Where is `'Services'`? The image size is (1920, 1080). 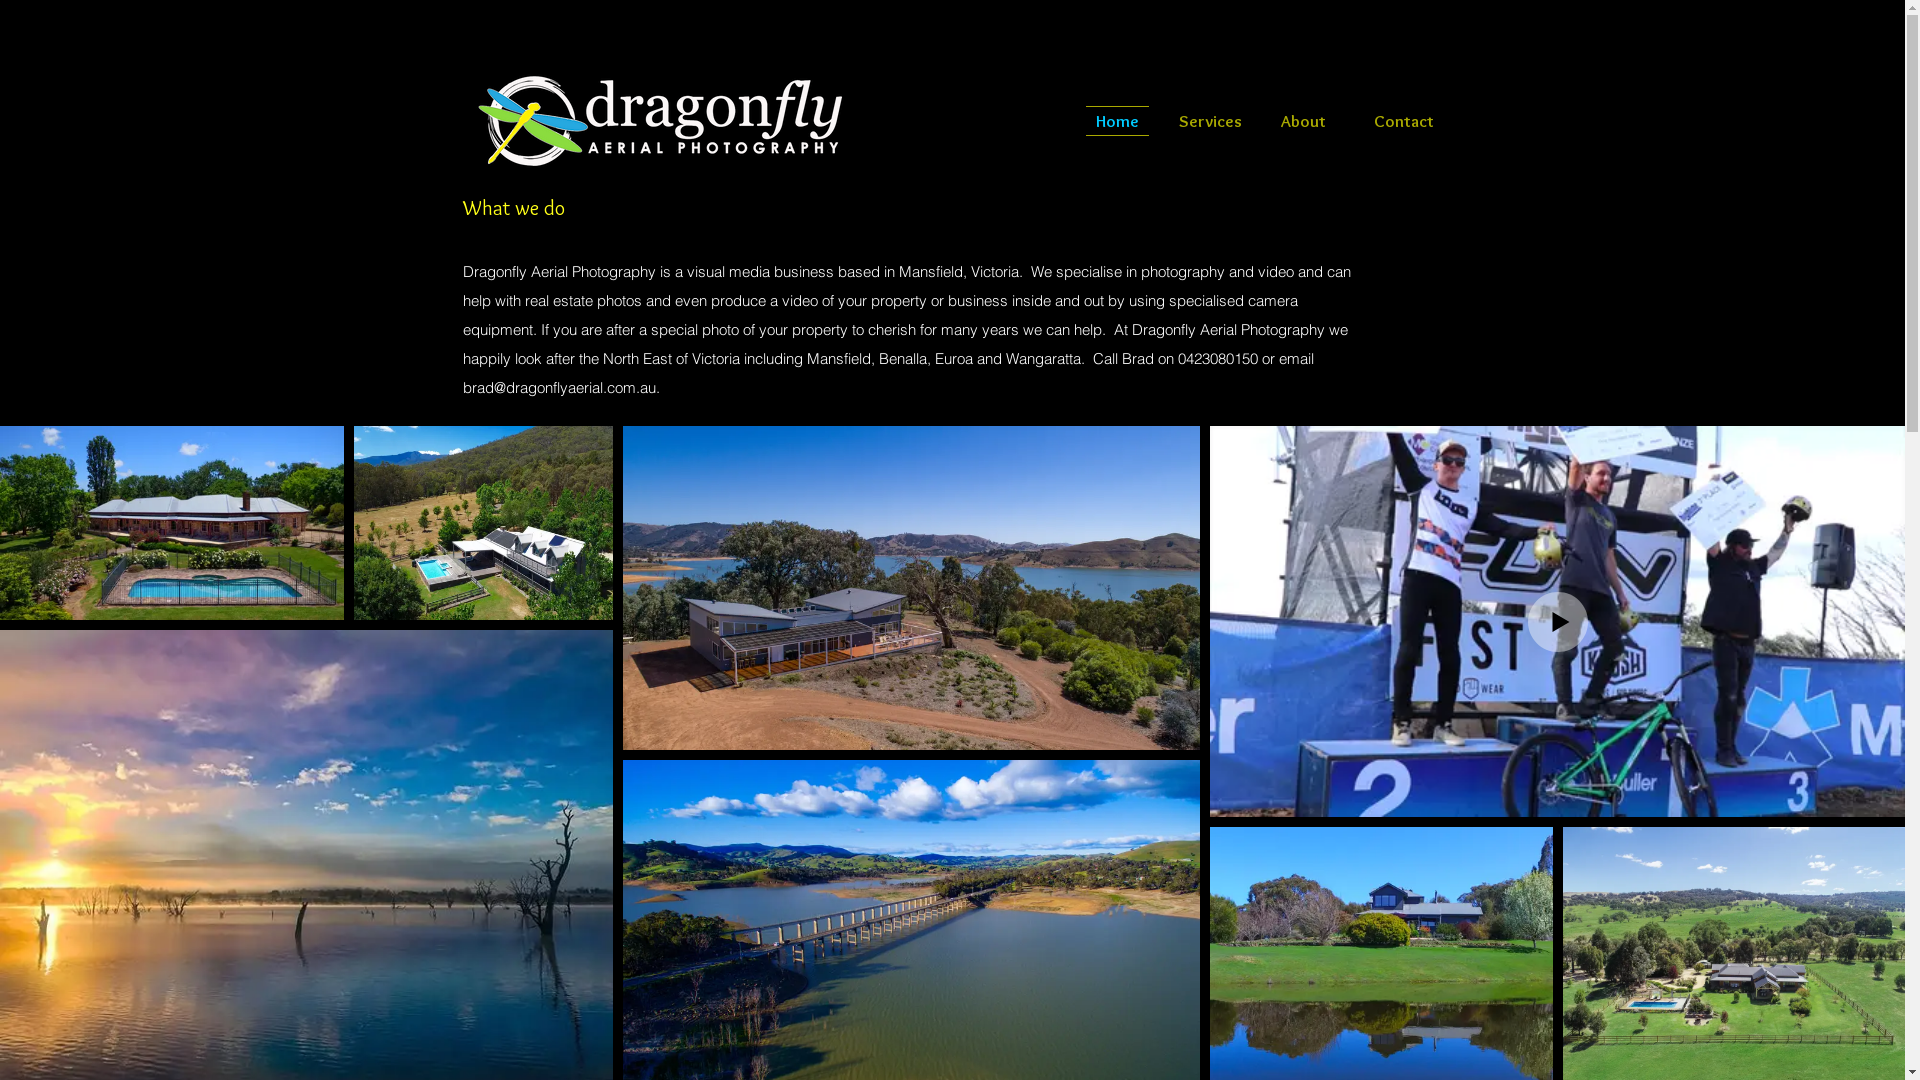
'Services' is located at coordinates (1163, 120).